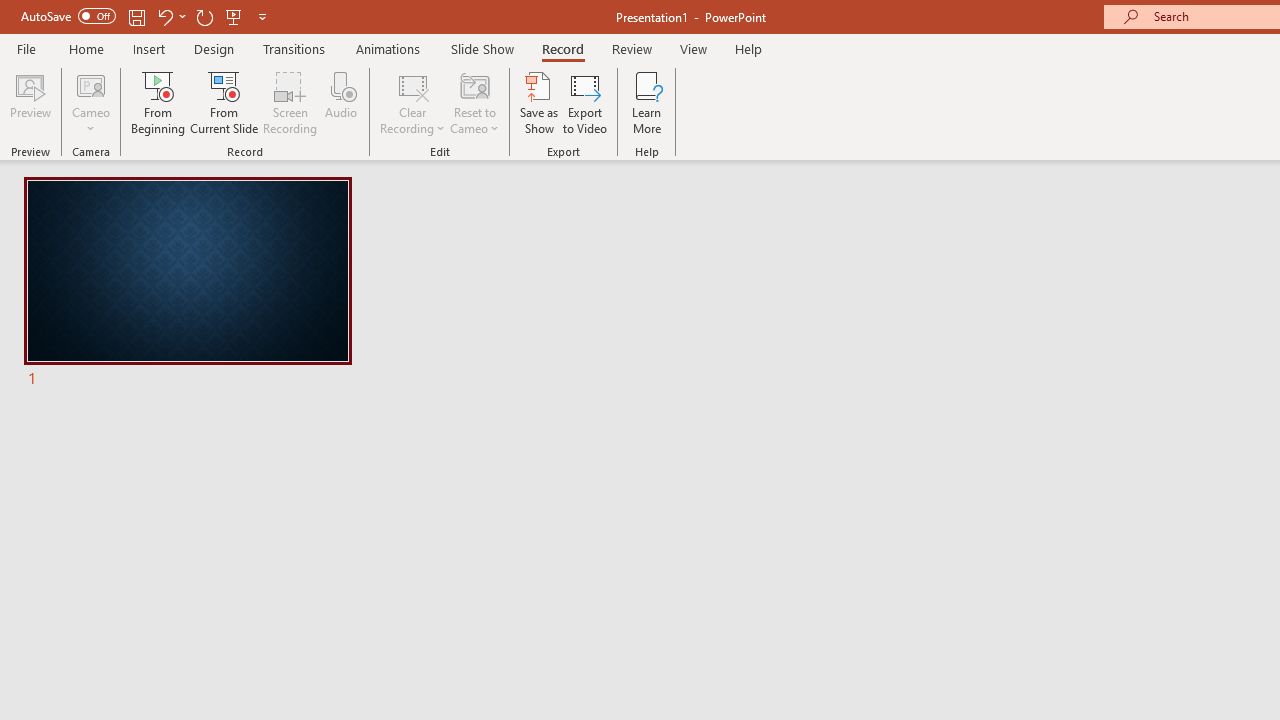 Image resolution: width=1280 pixels, height=720 pixels. I want to click on 'From Beginning...', so click(157, 103).